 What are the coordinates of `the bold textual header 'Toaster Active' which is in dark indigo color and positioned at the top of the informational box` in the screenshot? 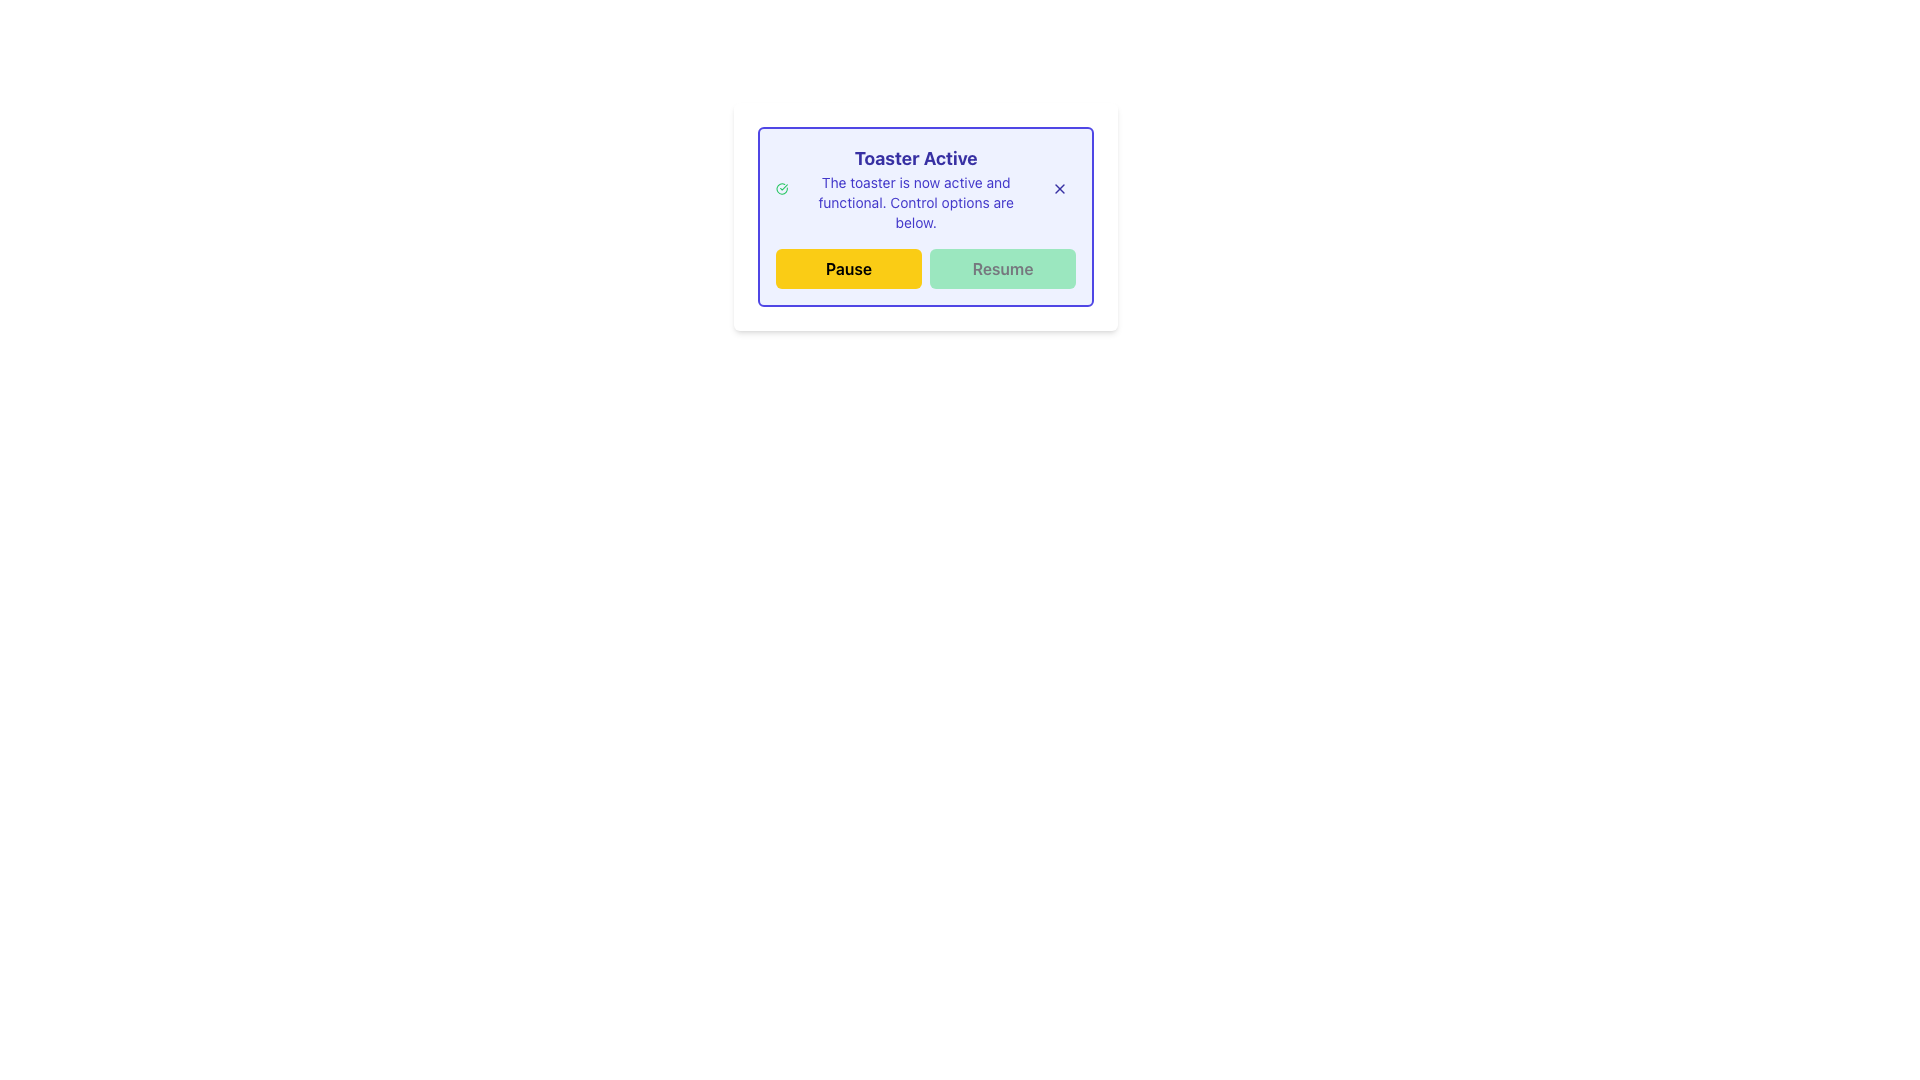 It's located at (915, 157).